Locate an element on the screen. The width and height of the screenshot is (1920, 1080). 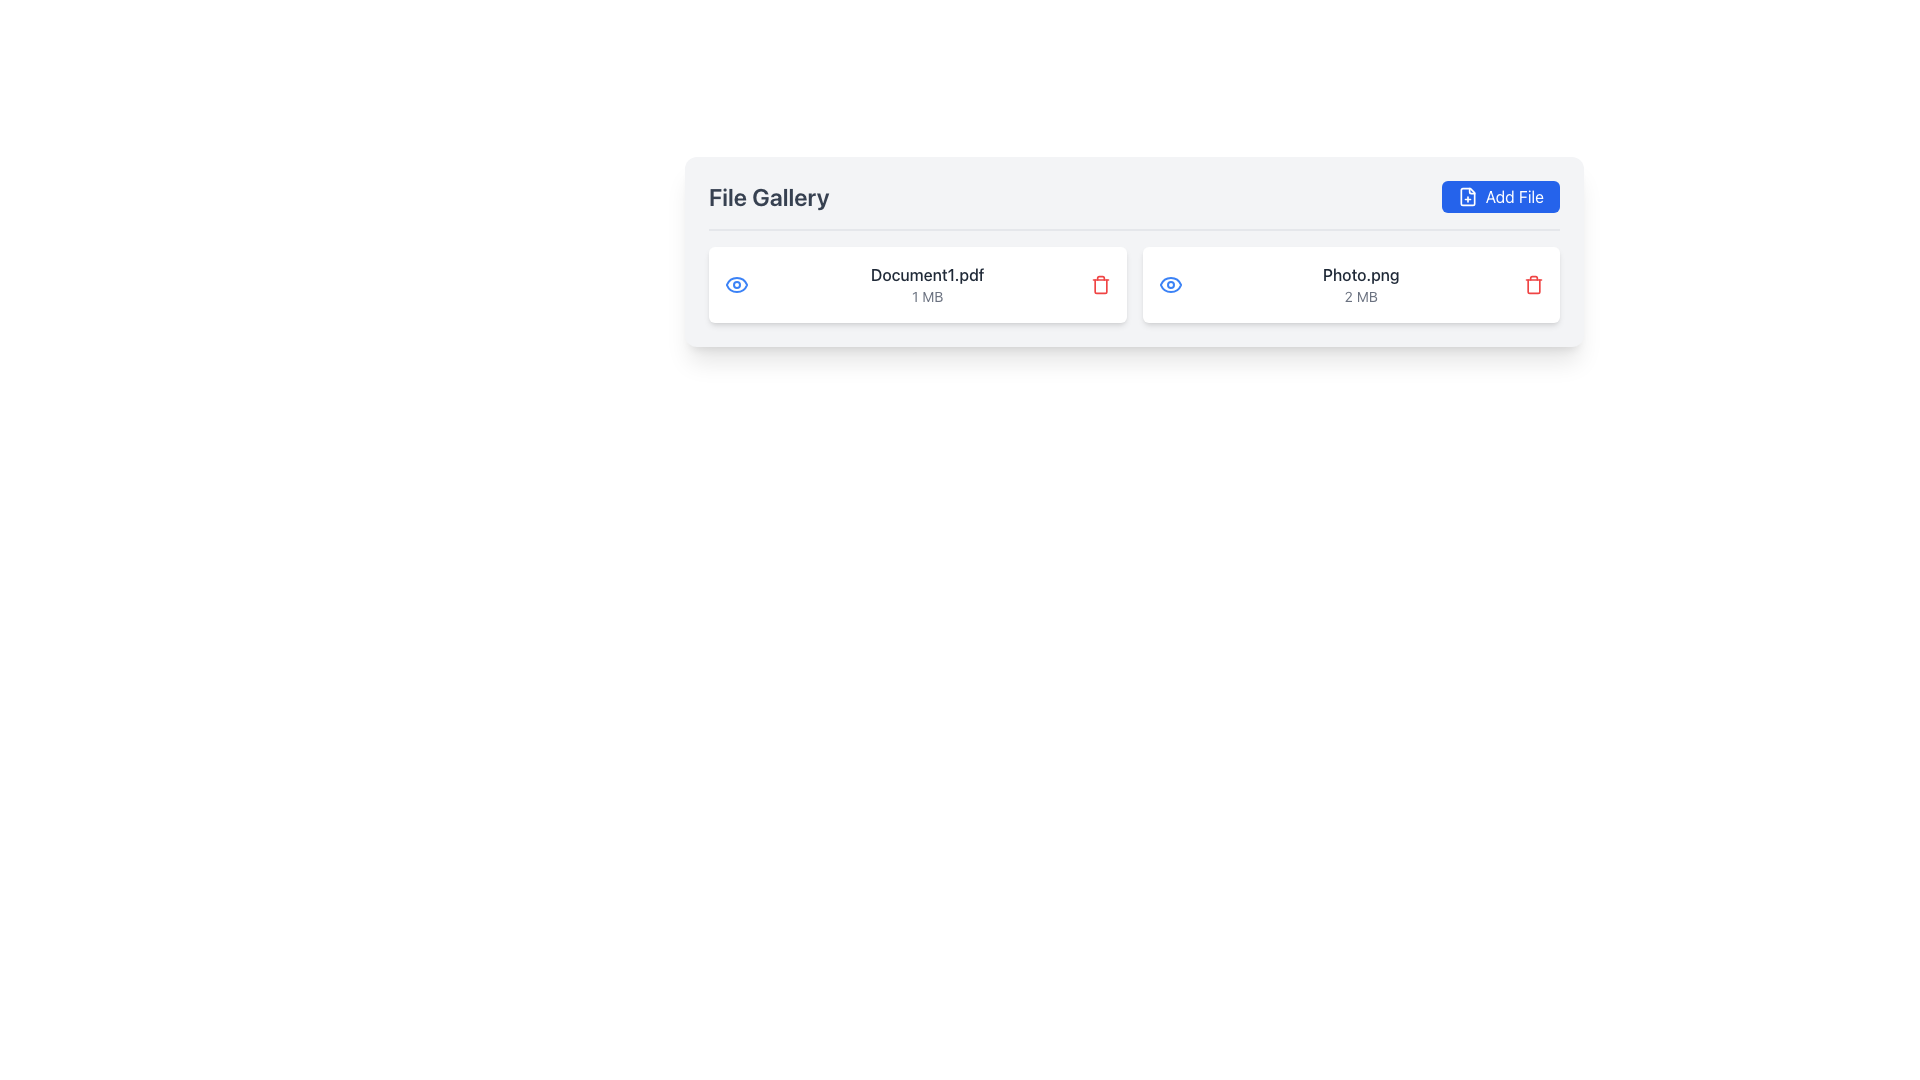
the 'Add File' button represented by the folder icon is located at coordinates (1467, 196).